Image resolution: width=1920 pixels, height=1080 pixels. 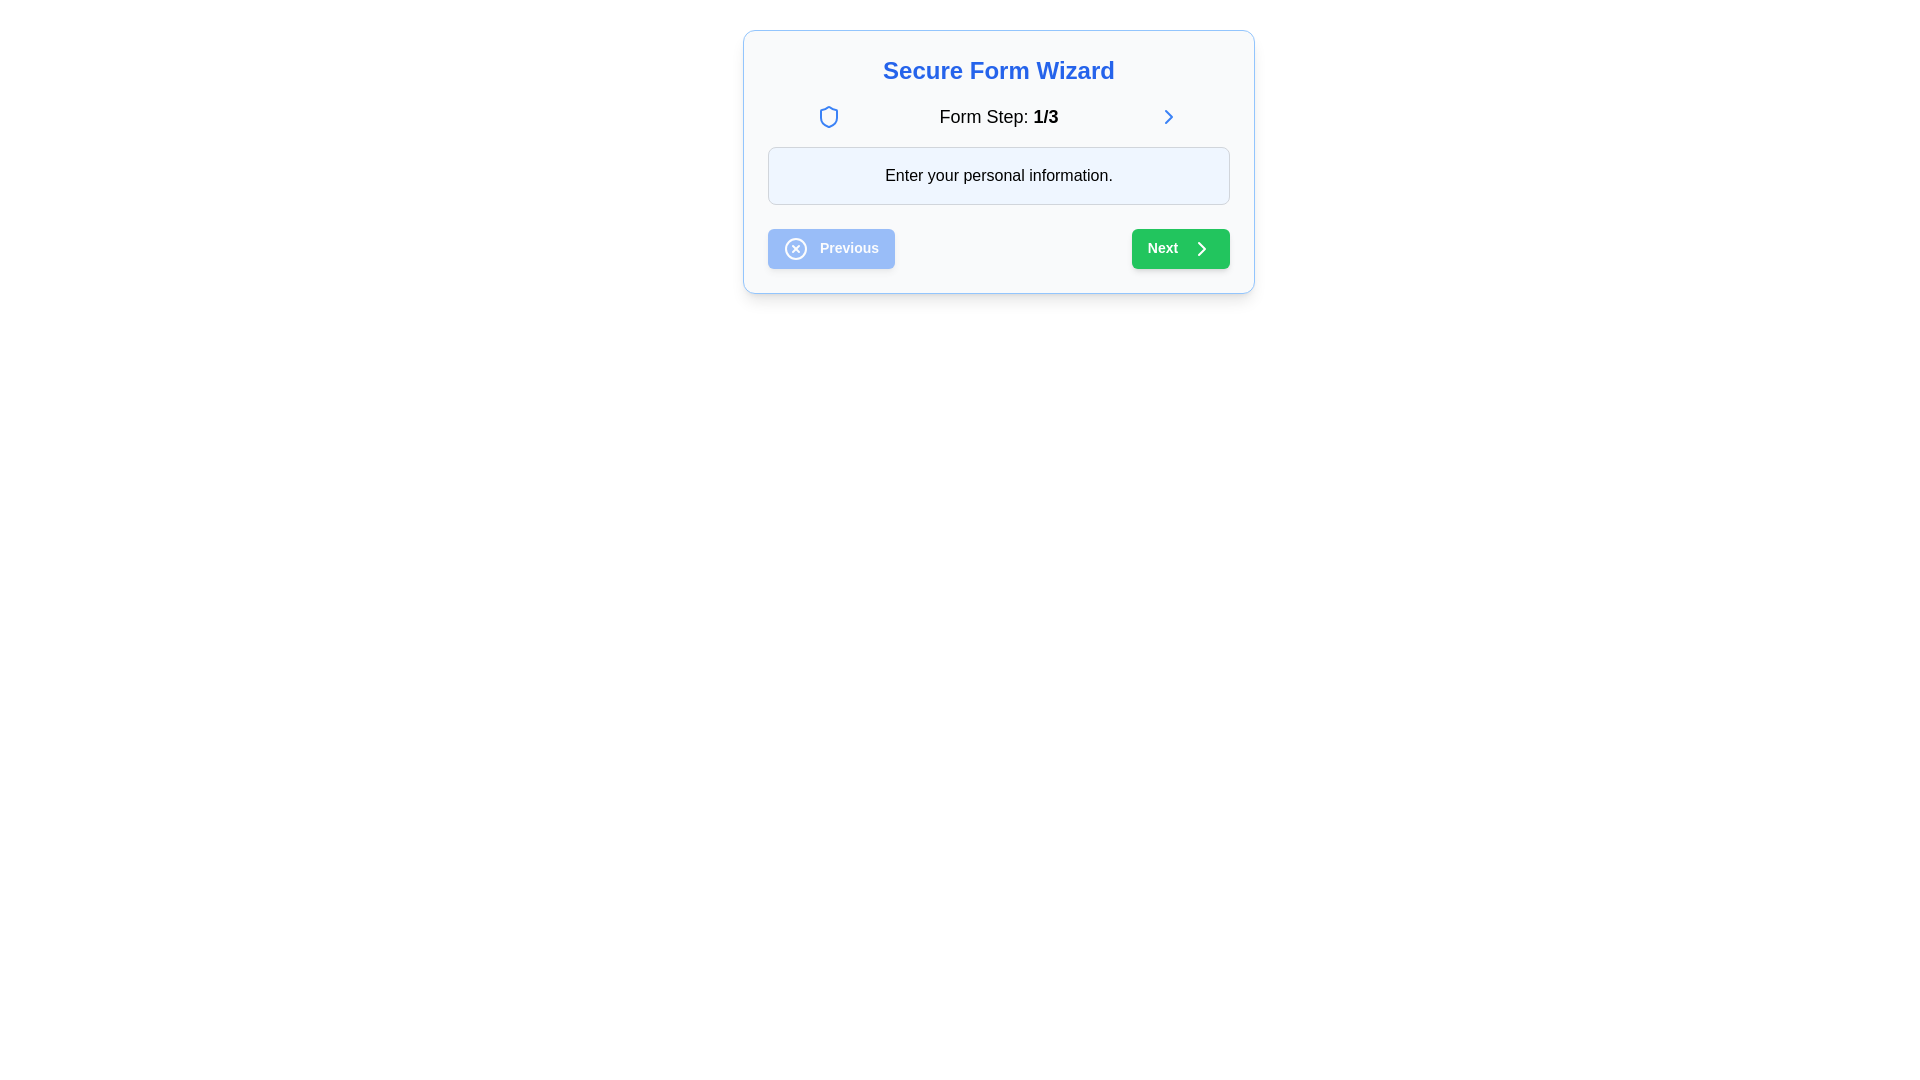 I want to click on the text label with a light blue background that contains the message 'Enter your personal information.', so click(x=998, y=175).